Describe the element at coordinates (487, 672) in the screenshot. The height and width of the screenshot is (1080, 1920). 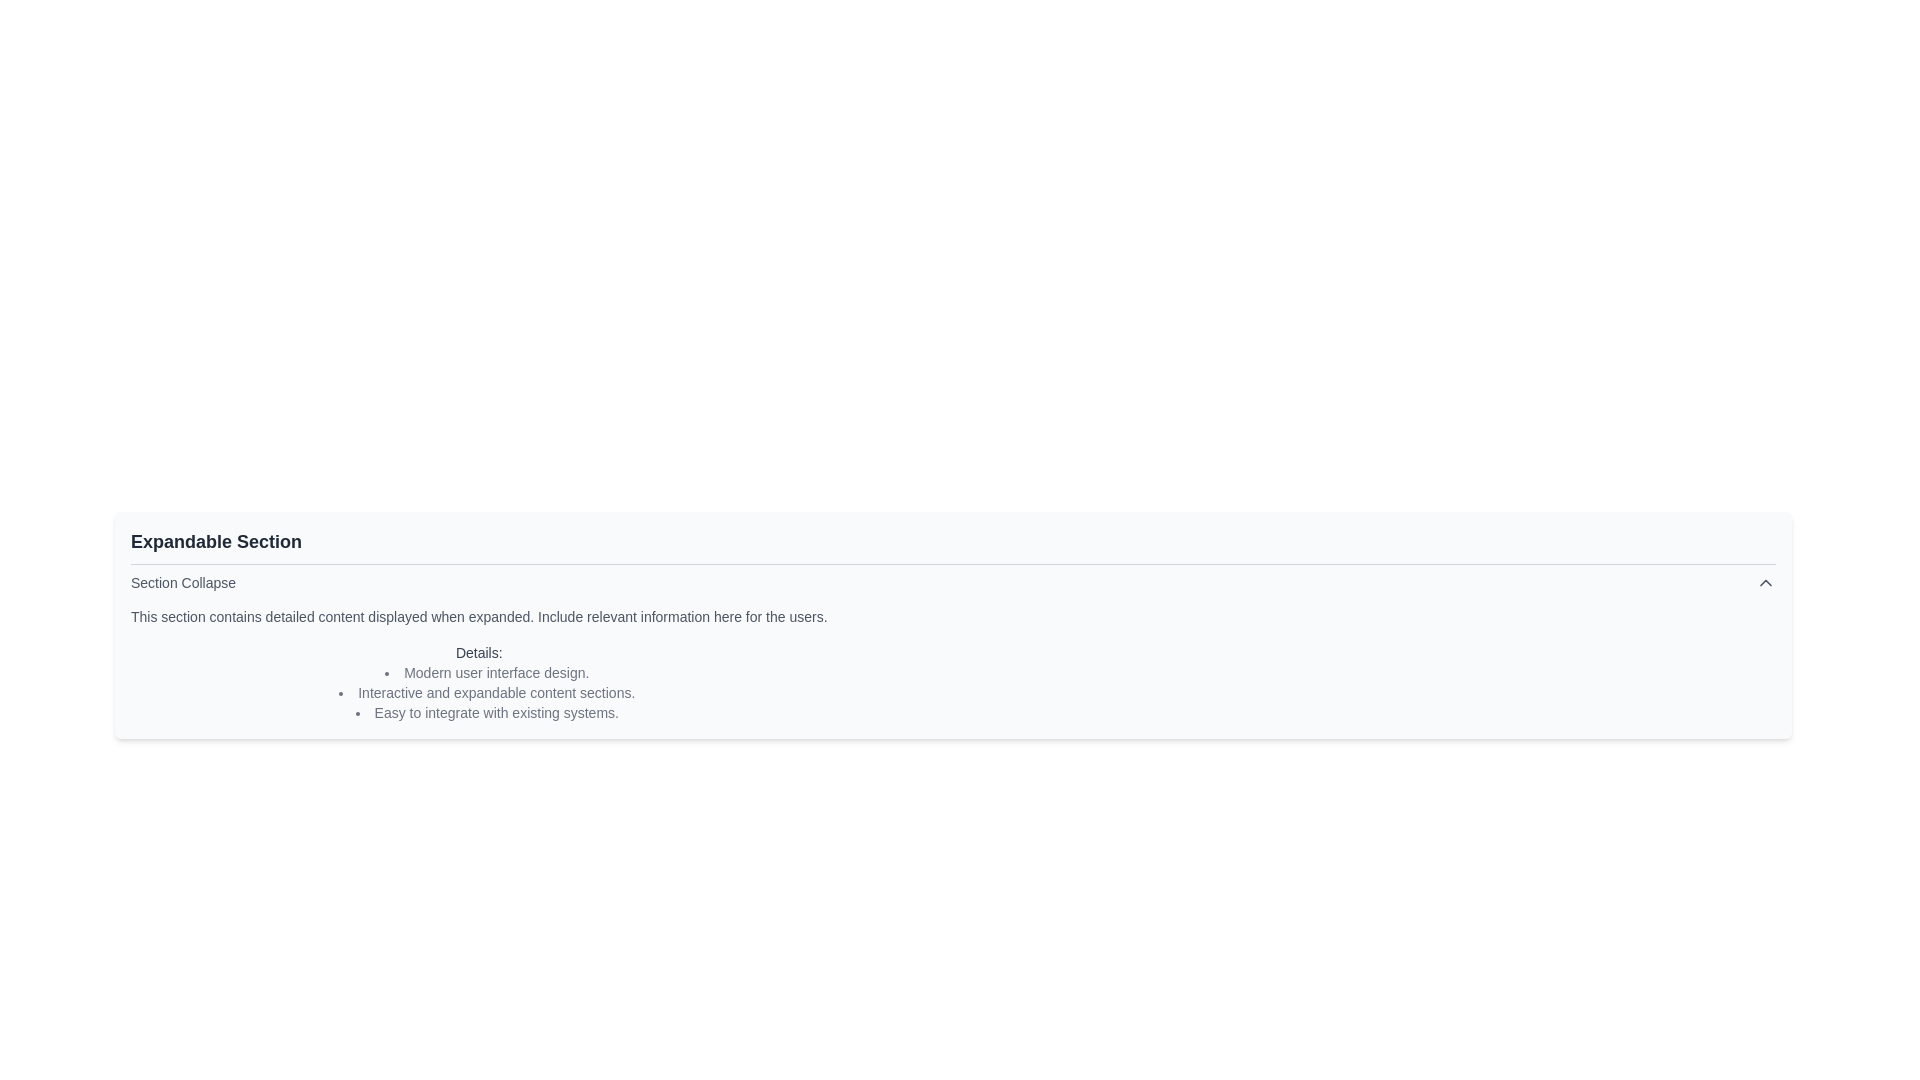
I see `the first list item in the 'Details:' section that describes 'Modern user interface design.'` at that location.